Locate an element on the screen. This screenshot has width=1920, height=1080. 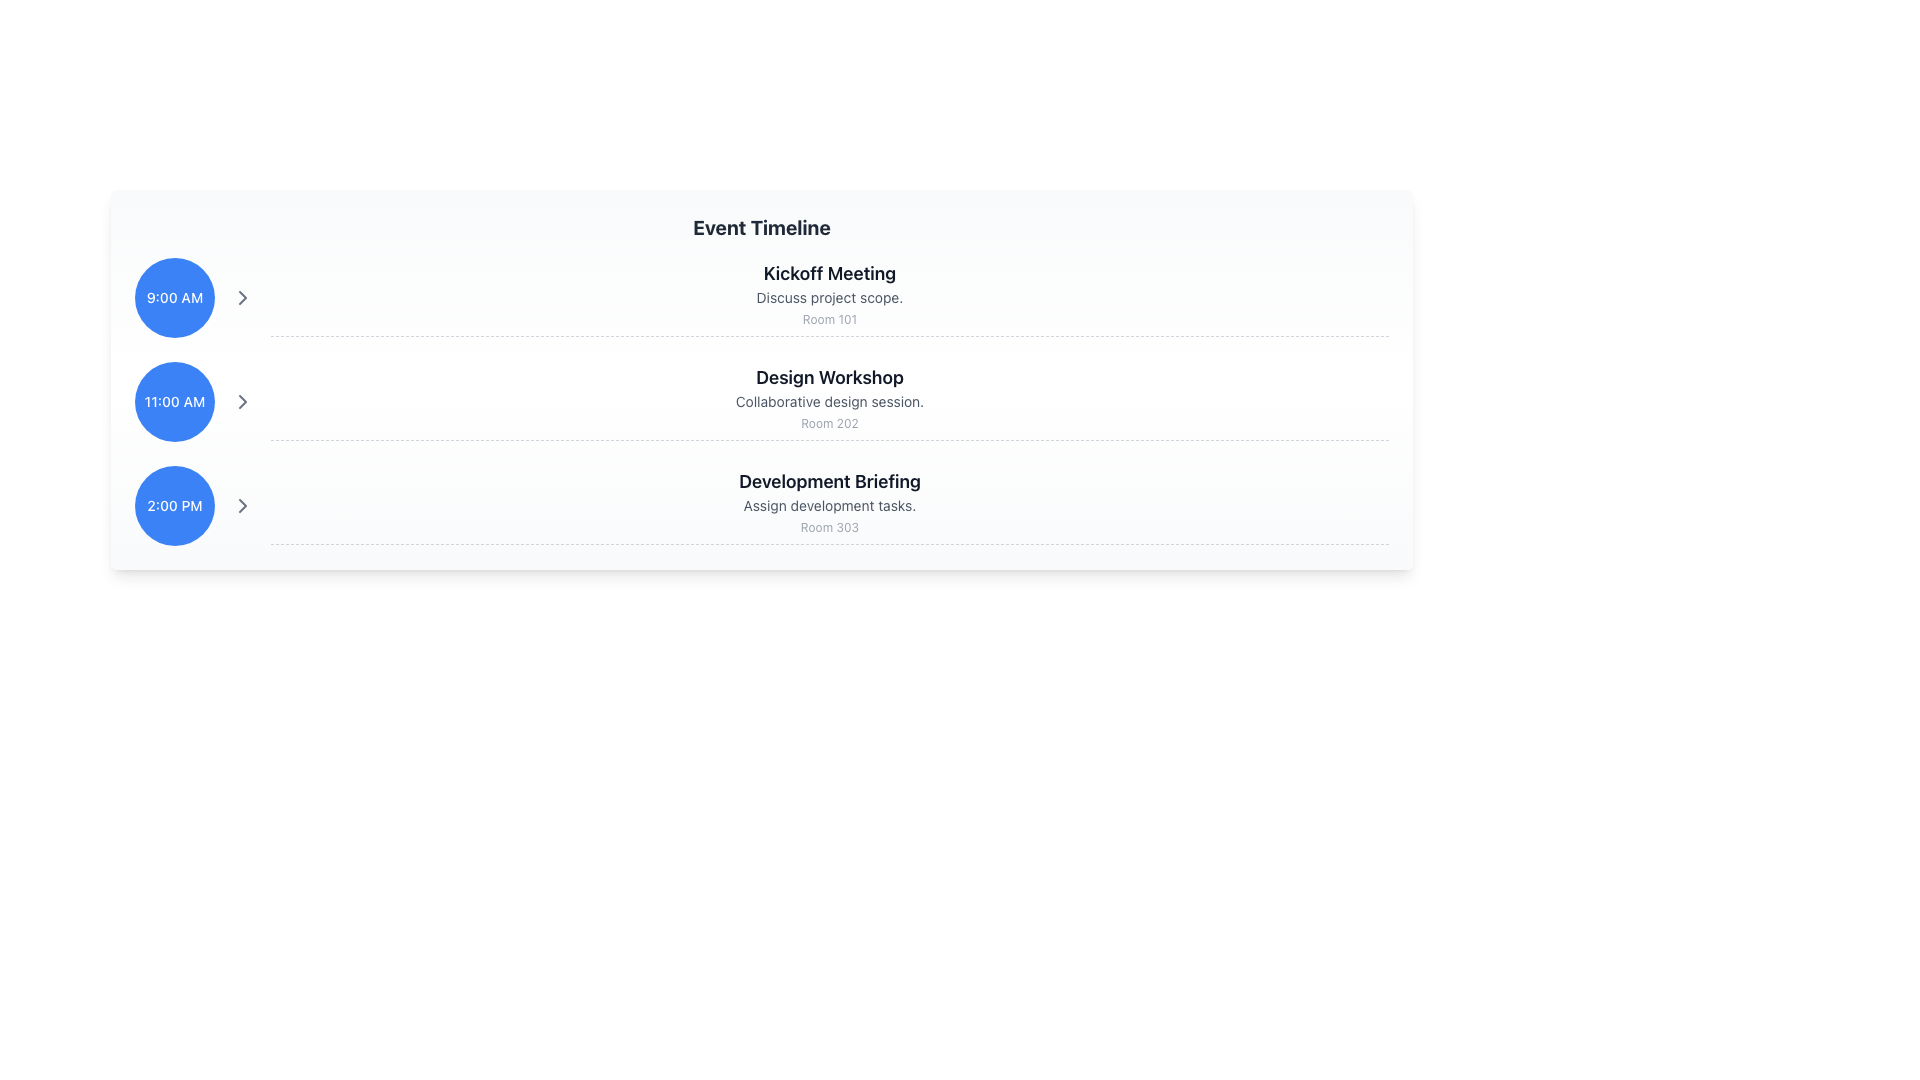
the right-pointing gray Chevron Icon located at the end of the row labeled '2:00 PM' is located at coordinates (242, 504).